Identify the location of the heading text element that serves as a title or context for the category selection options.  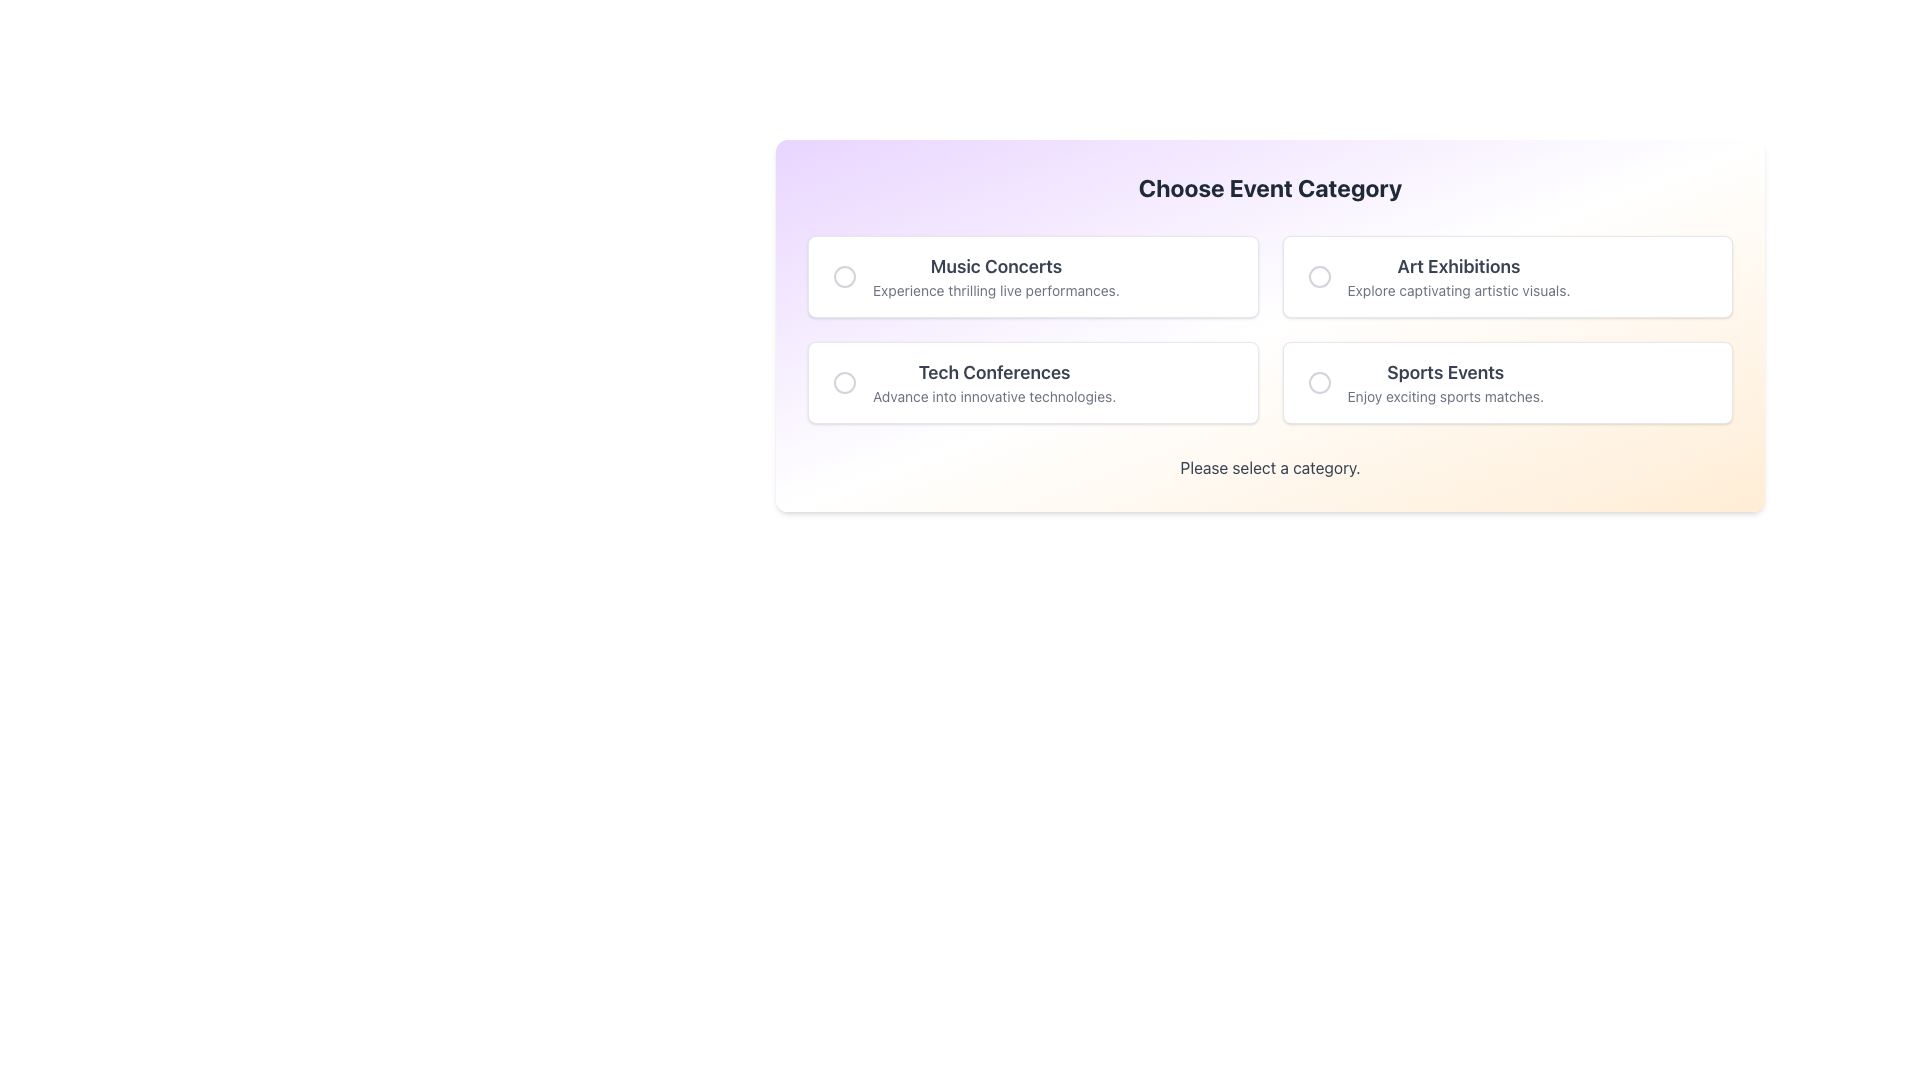
(1269, 188).